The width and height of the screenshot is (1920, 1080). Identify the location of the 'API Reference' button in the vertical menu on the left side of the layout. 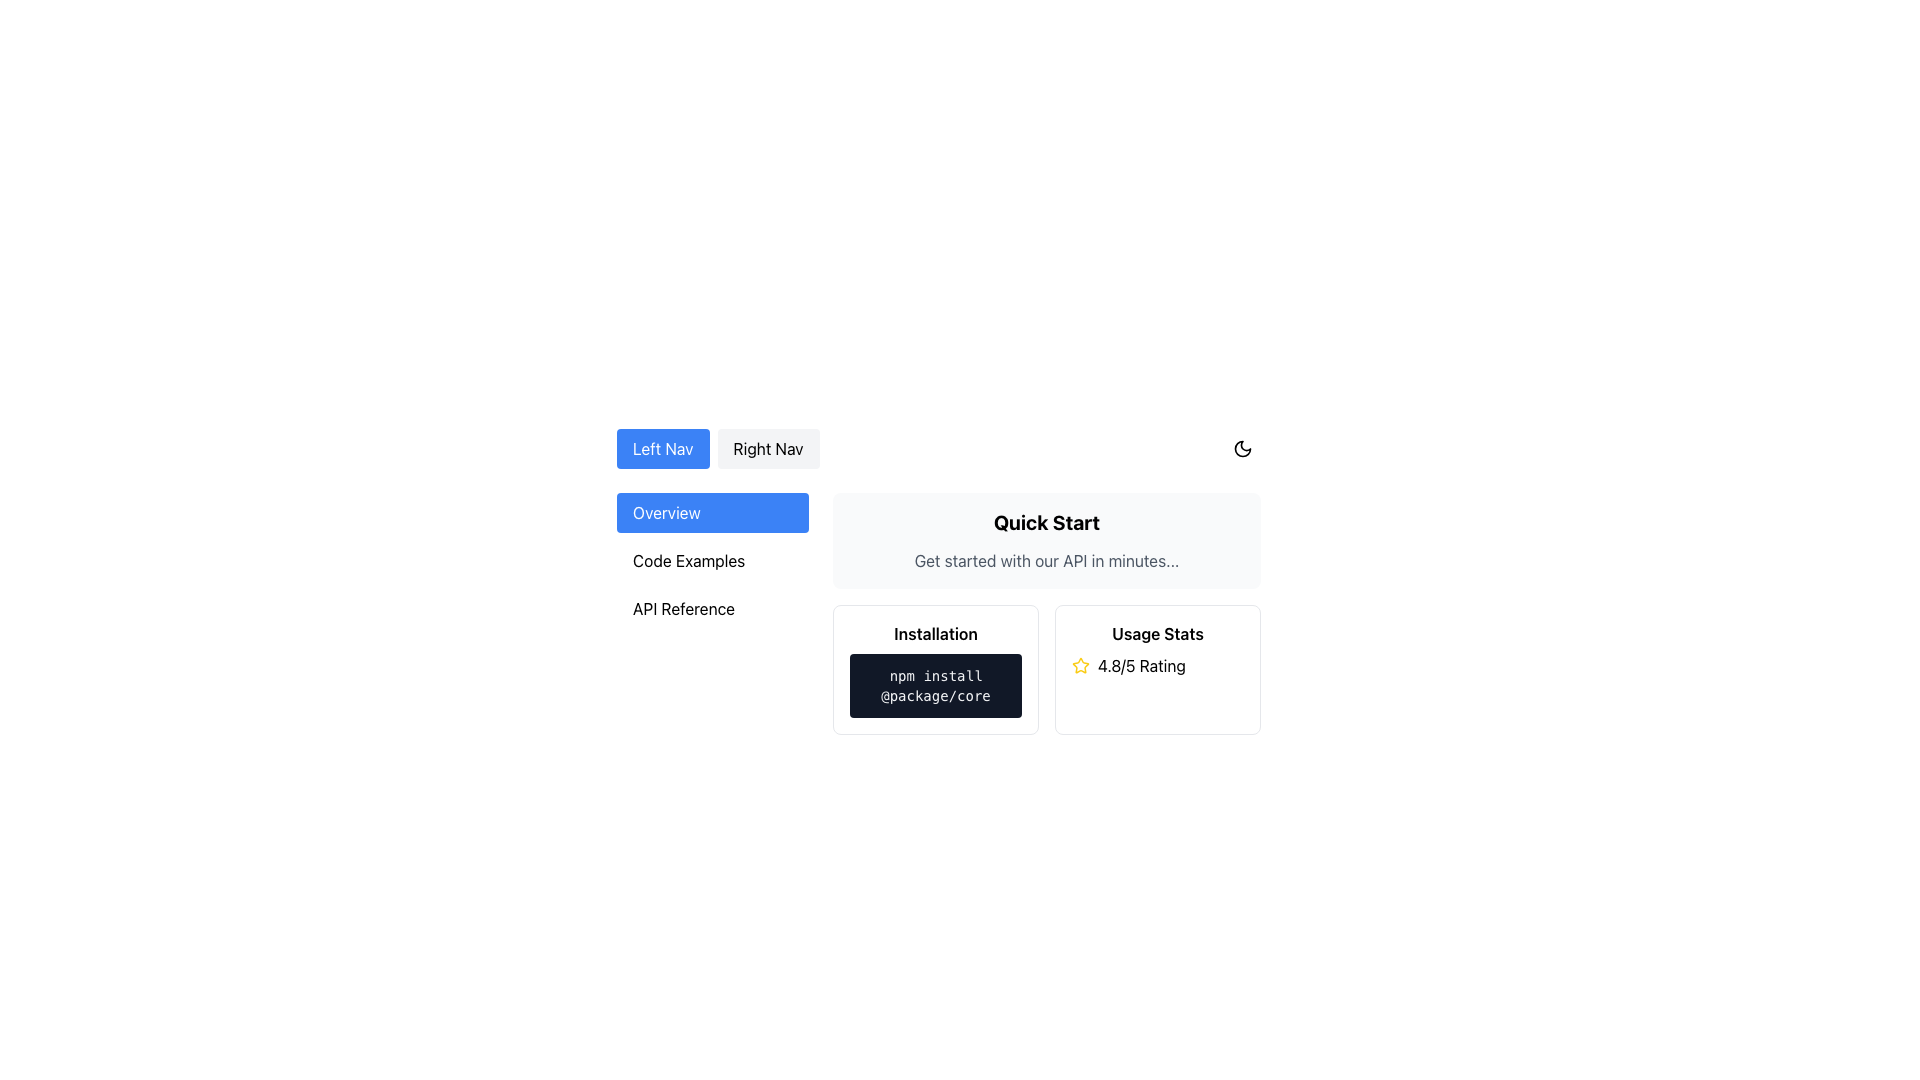
(713, 612).